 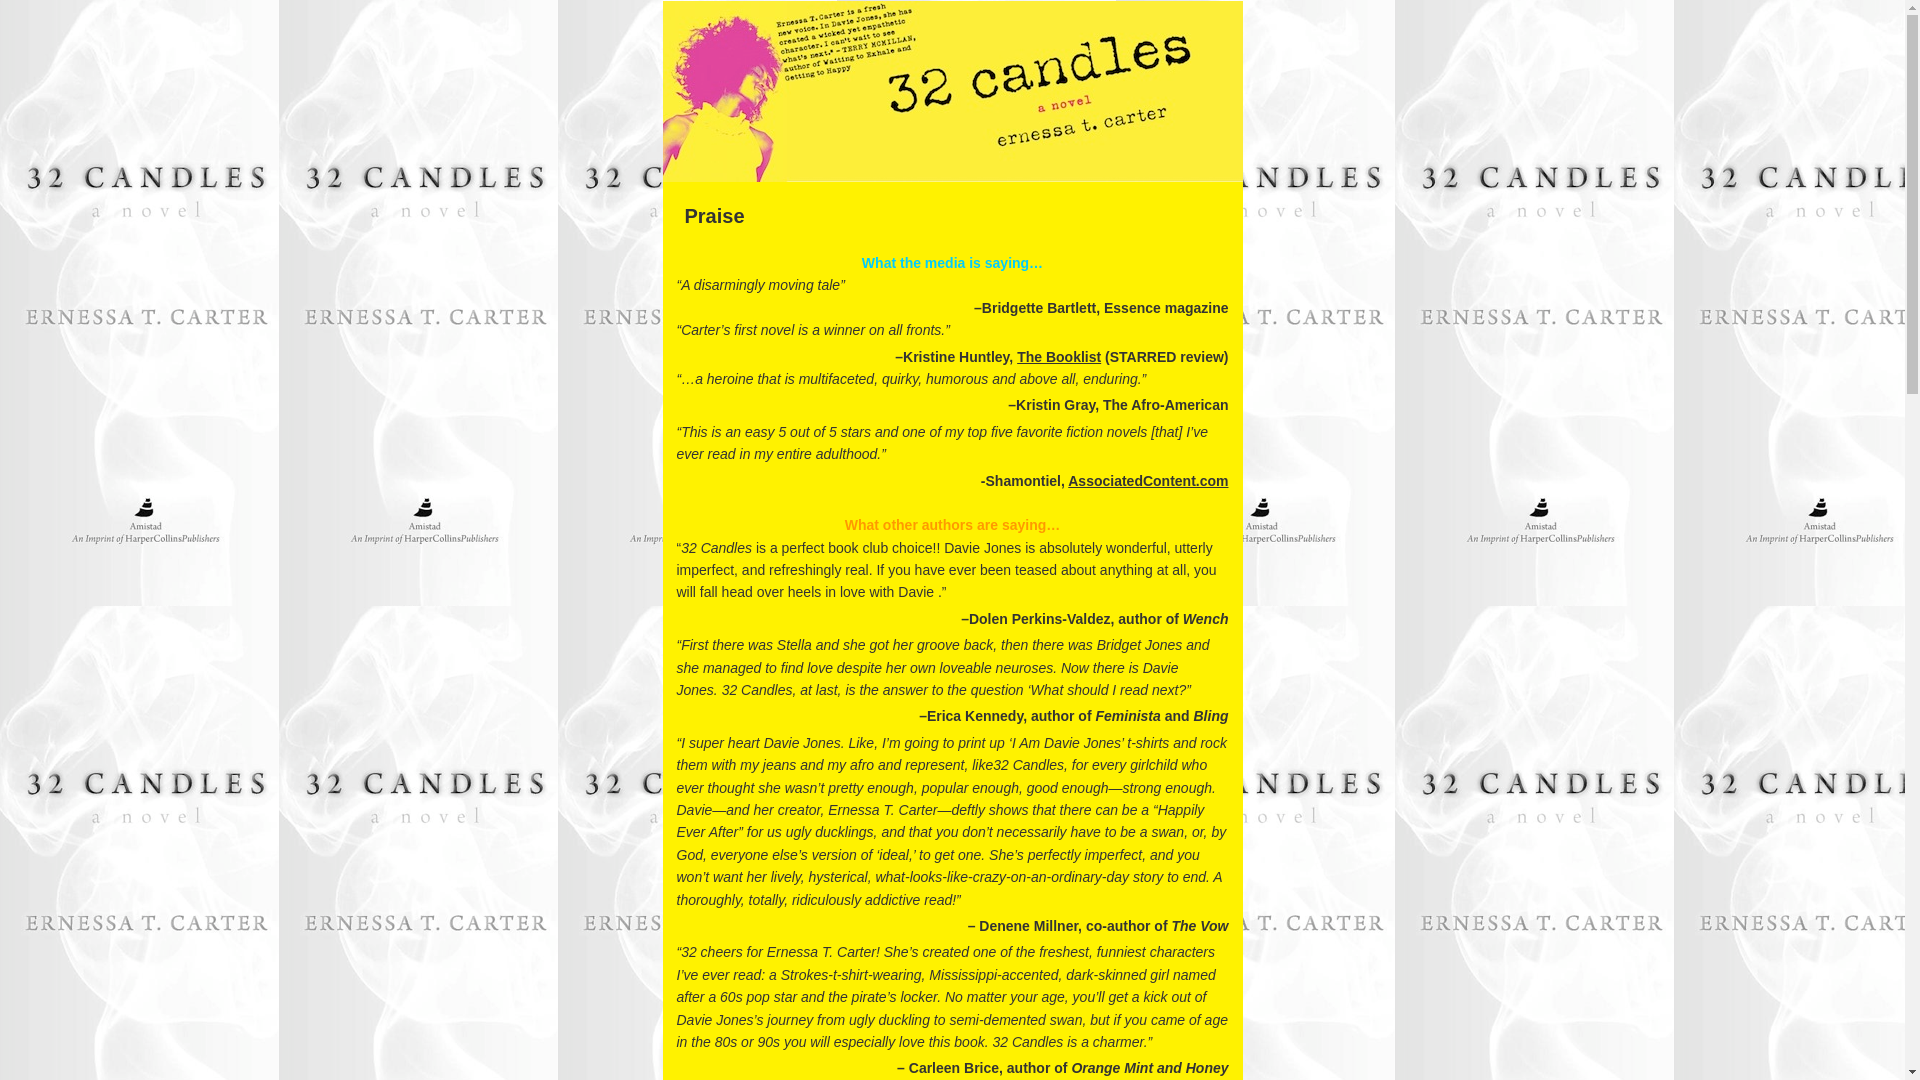 I want to click on 'AssociatedContent.com', so click(x=1067, y=481).